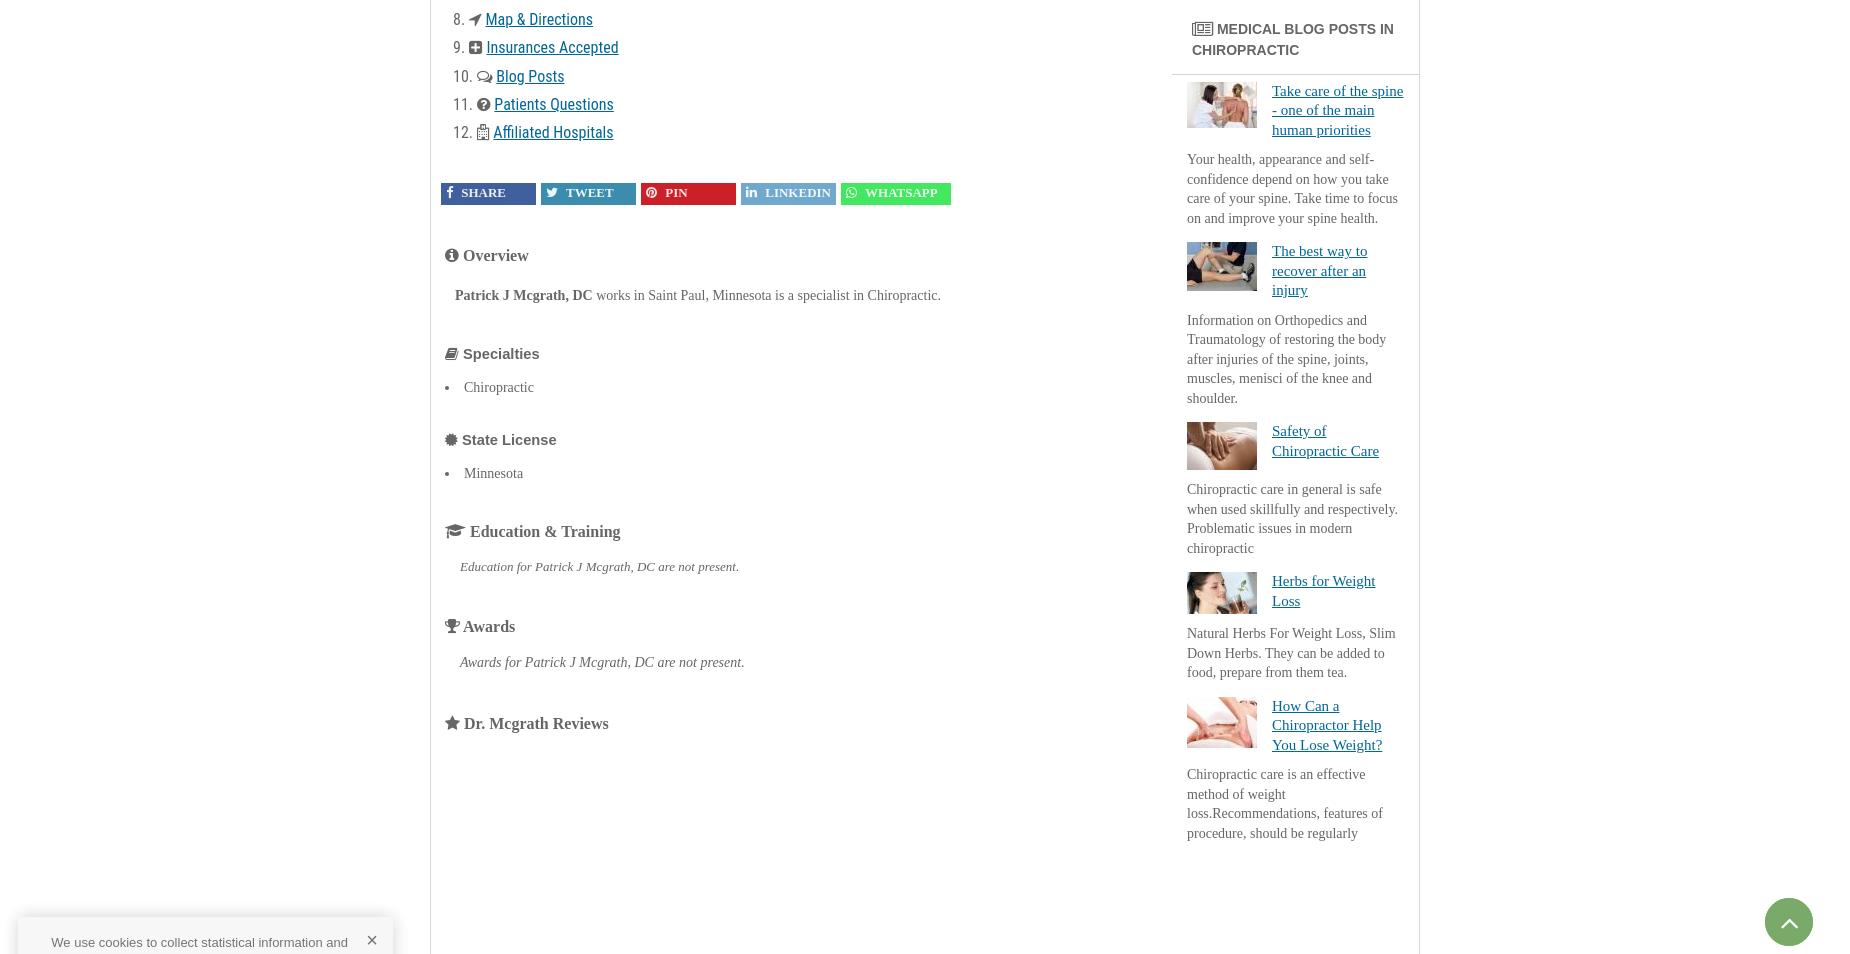 This screenshot has width=1850, height=954. What do you see at coordinates (498, 386) in the screenshot?
I see `'Chiropractic'` at bounding box center [498, 386].